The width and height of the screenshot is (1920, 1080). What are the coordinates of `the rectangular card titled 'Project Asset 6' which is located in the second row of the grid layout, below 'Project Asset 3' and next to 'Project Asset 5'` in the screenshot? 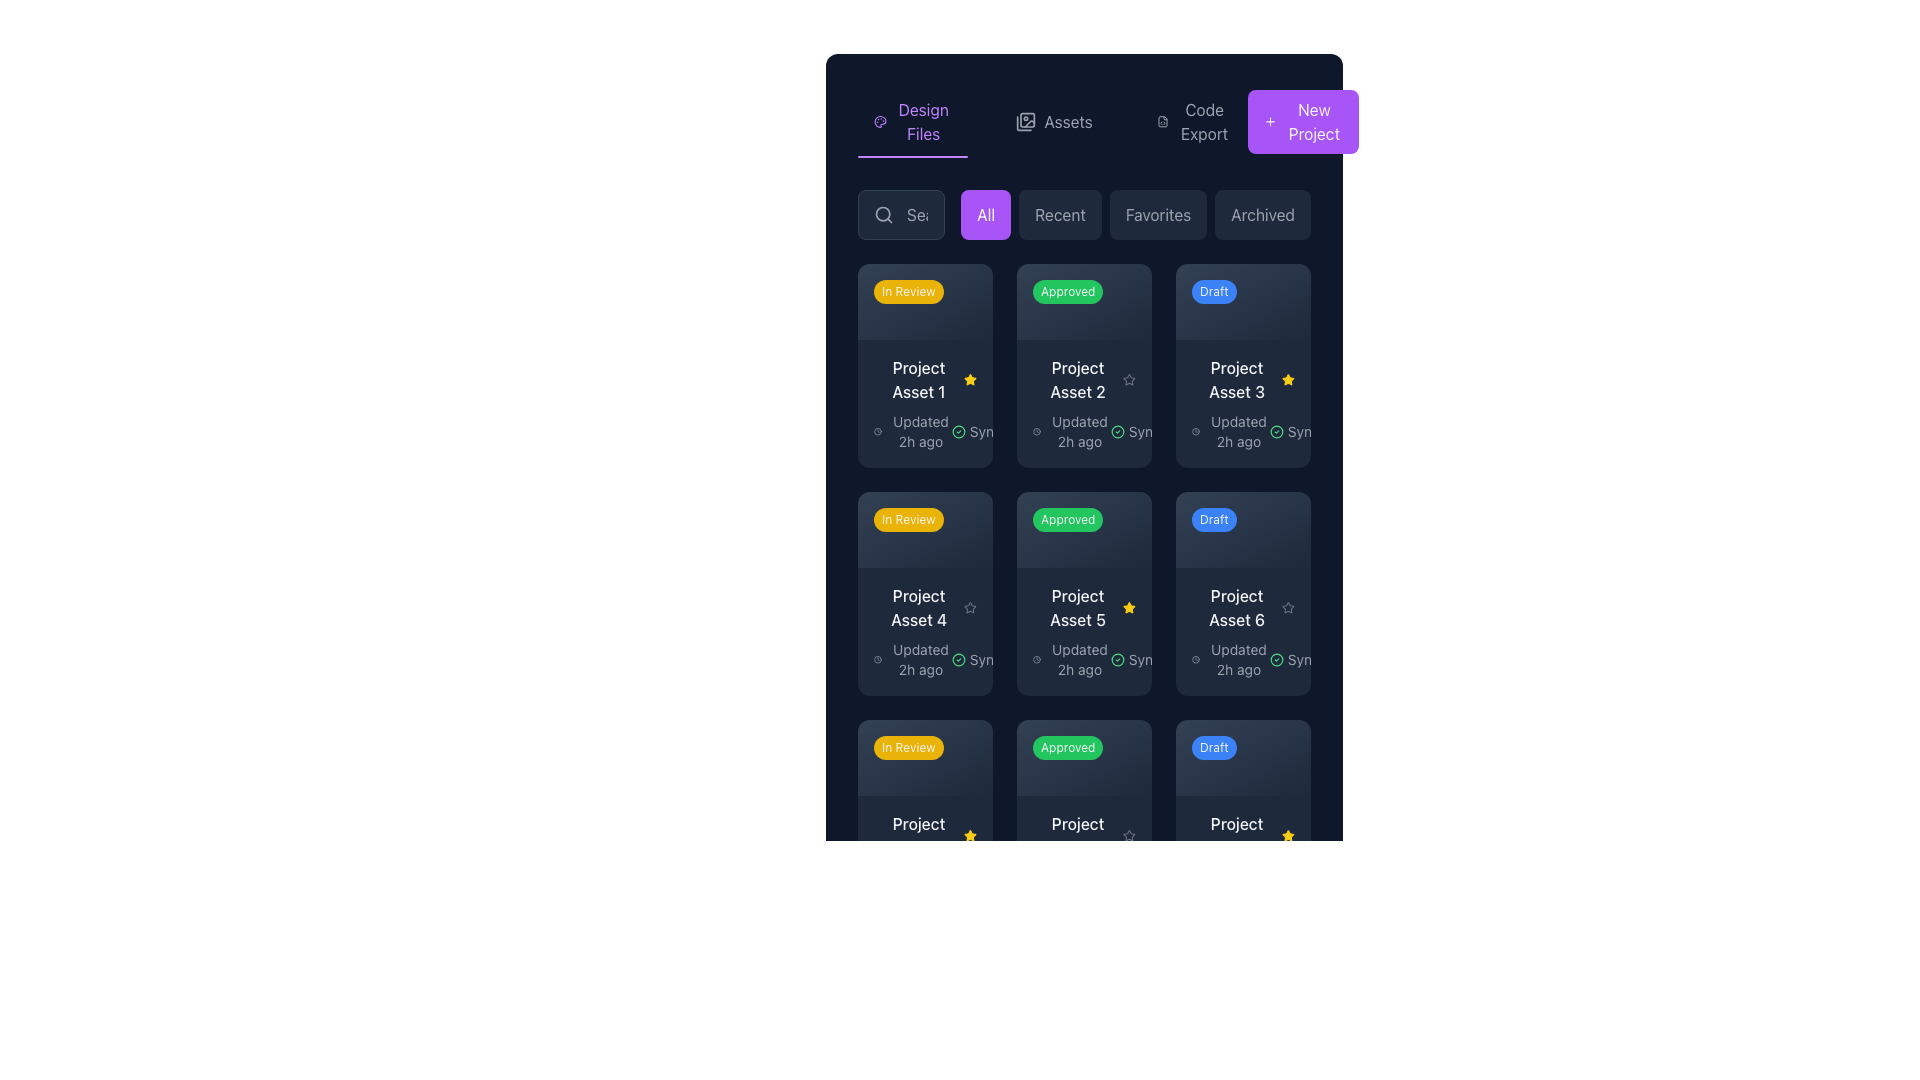 It's located at (1242, 631).